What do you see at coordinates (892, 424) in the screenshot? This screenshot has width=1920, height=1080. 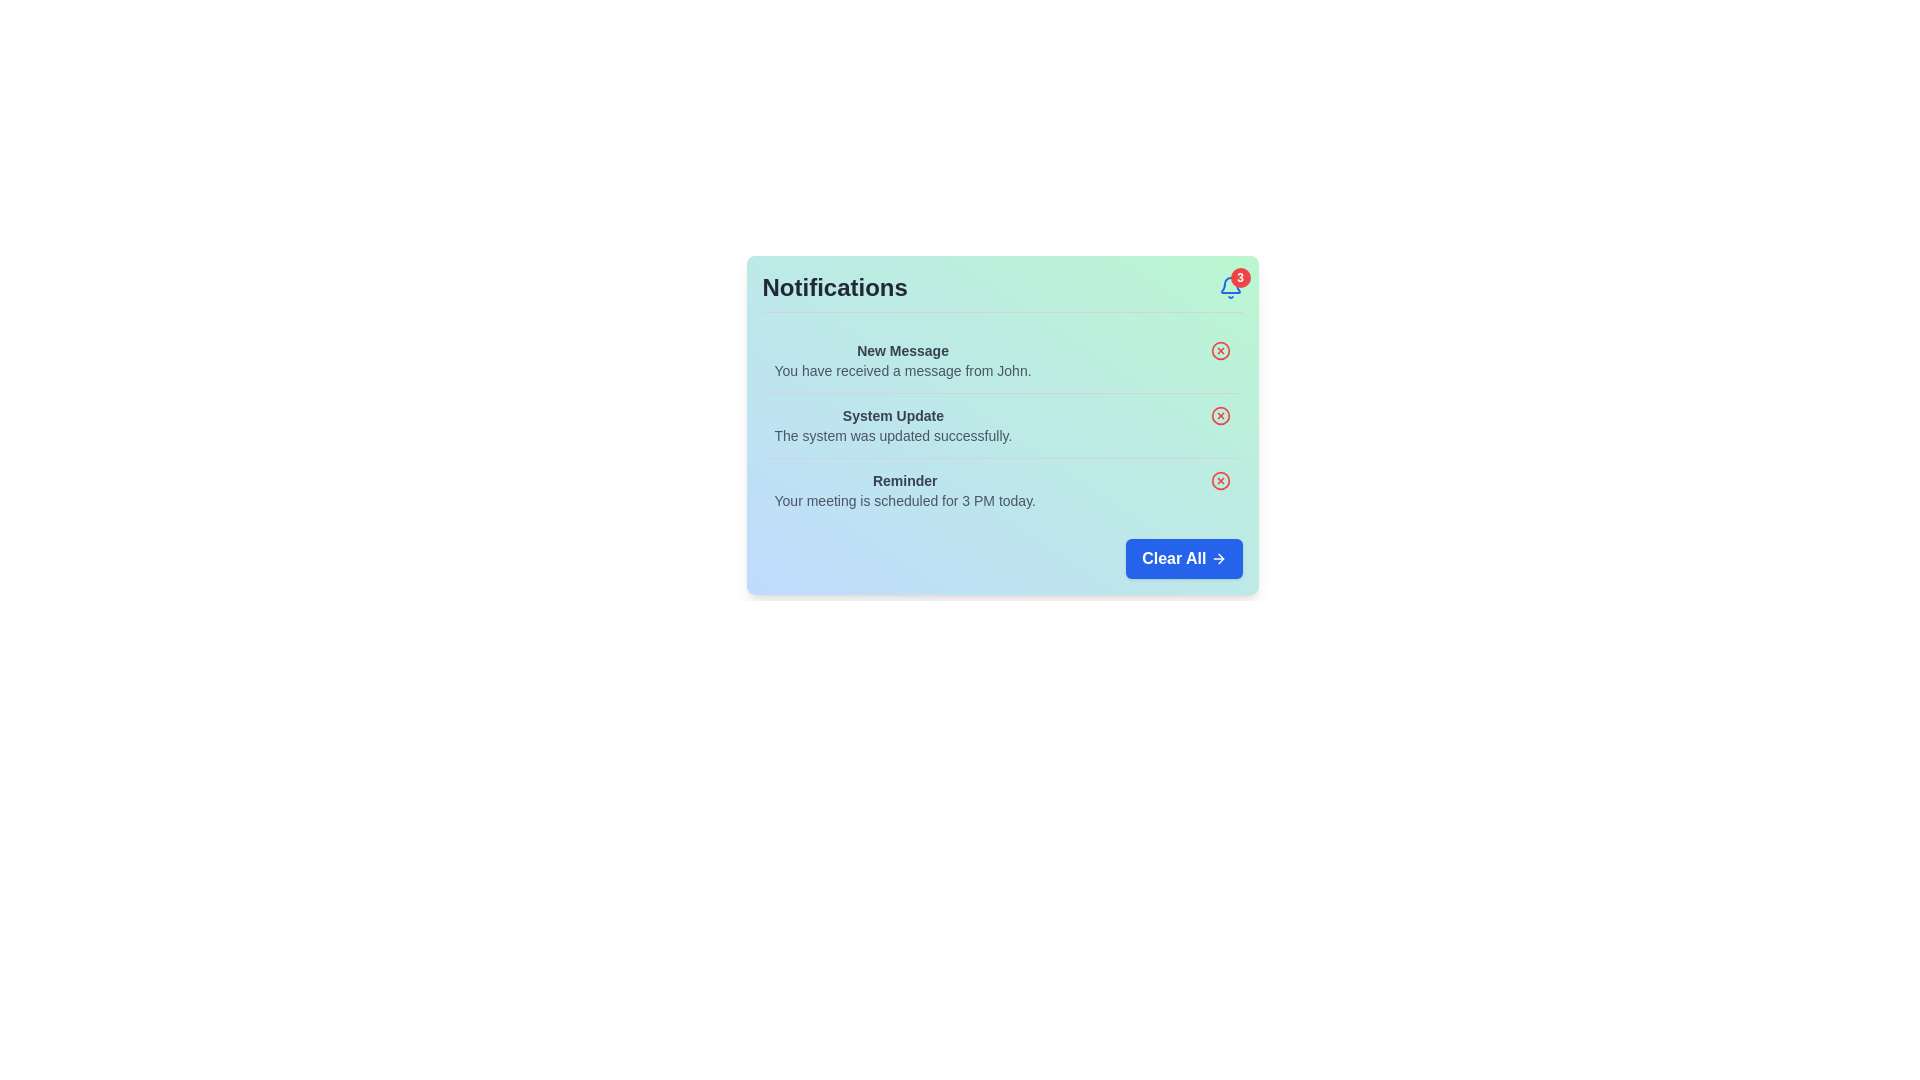 I see `text from the text block displaying 'System Update' and 'The system was updated successfully.' located in the notification panel` at bounding box center [892, 424].